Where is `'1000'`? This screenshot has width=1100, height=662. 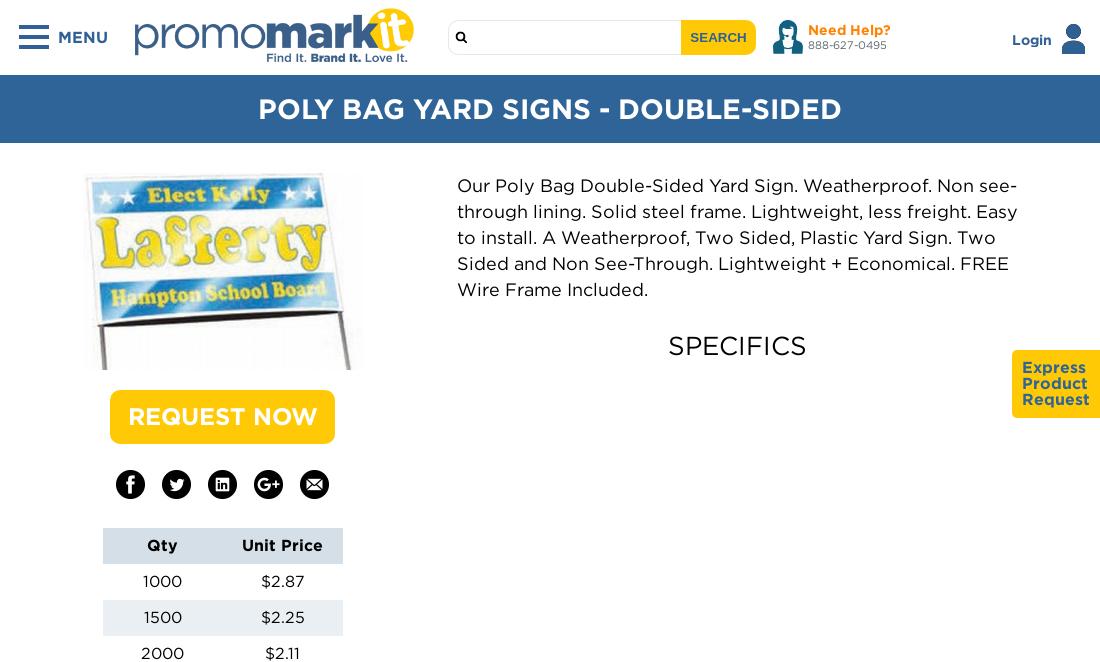
'1000' is located at coordinates (161, 579).